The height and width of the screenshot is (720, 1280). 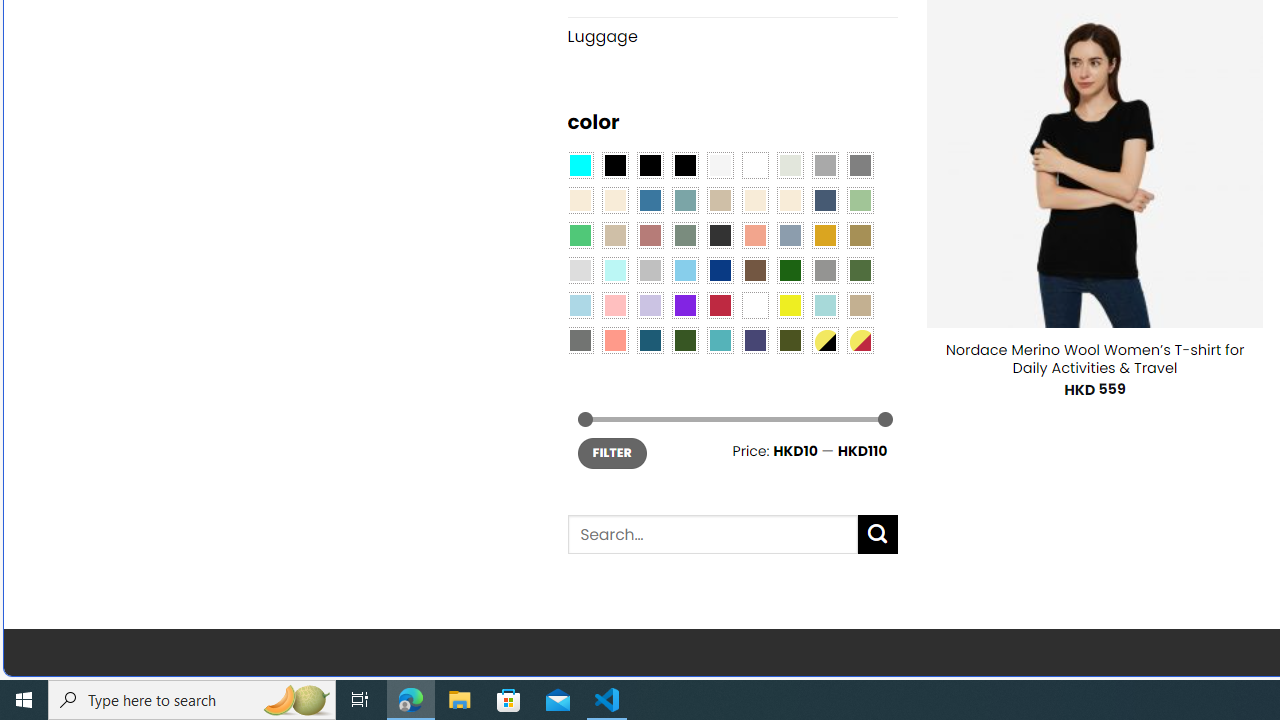 What do you see at coordinates (684, 163) in the screenshot?
I see `'Black-Brown'` at bounding box center [684, 163].